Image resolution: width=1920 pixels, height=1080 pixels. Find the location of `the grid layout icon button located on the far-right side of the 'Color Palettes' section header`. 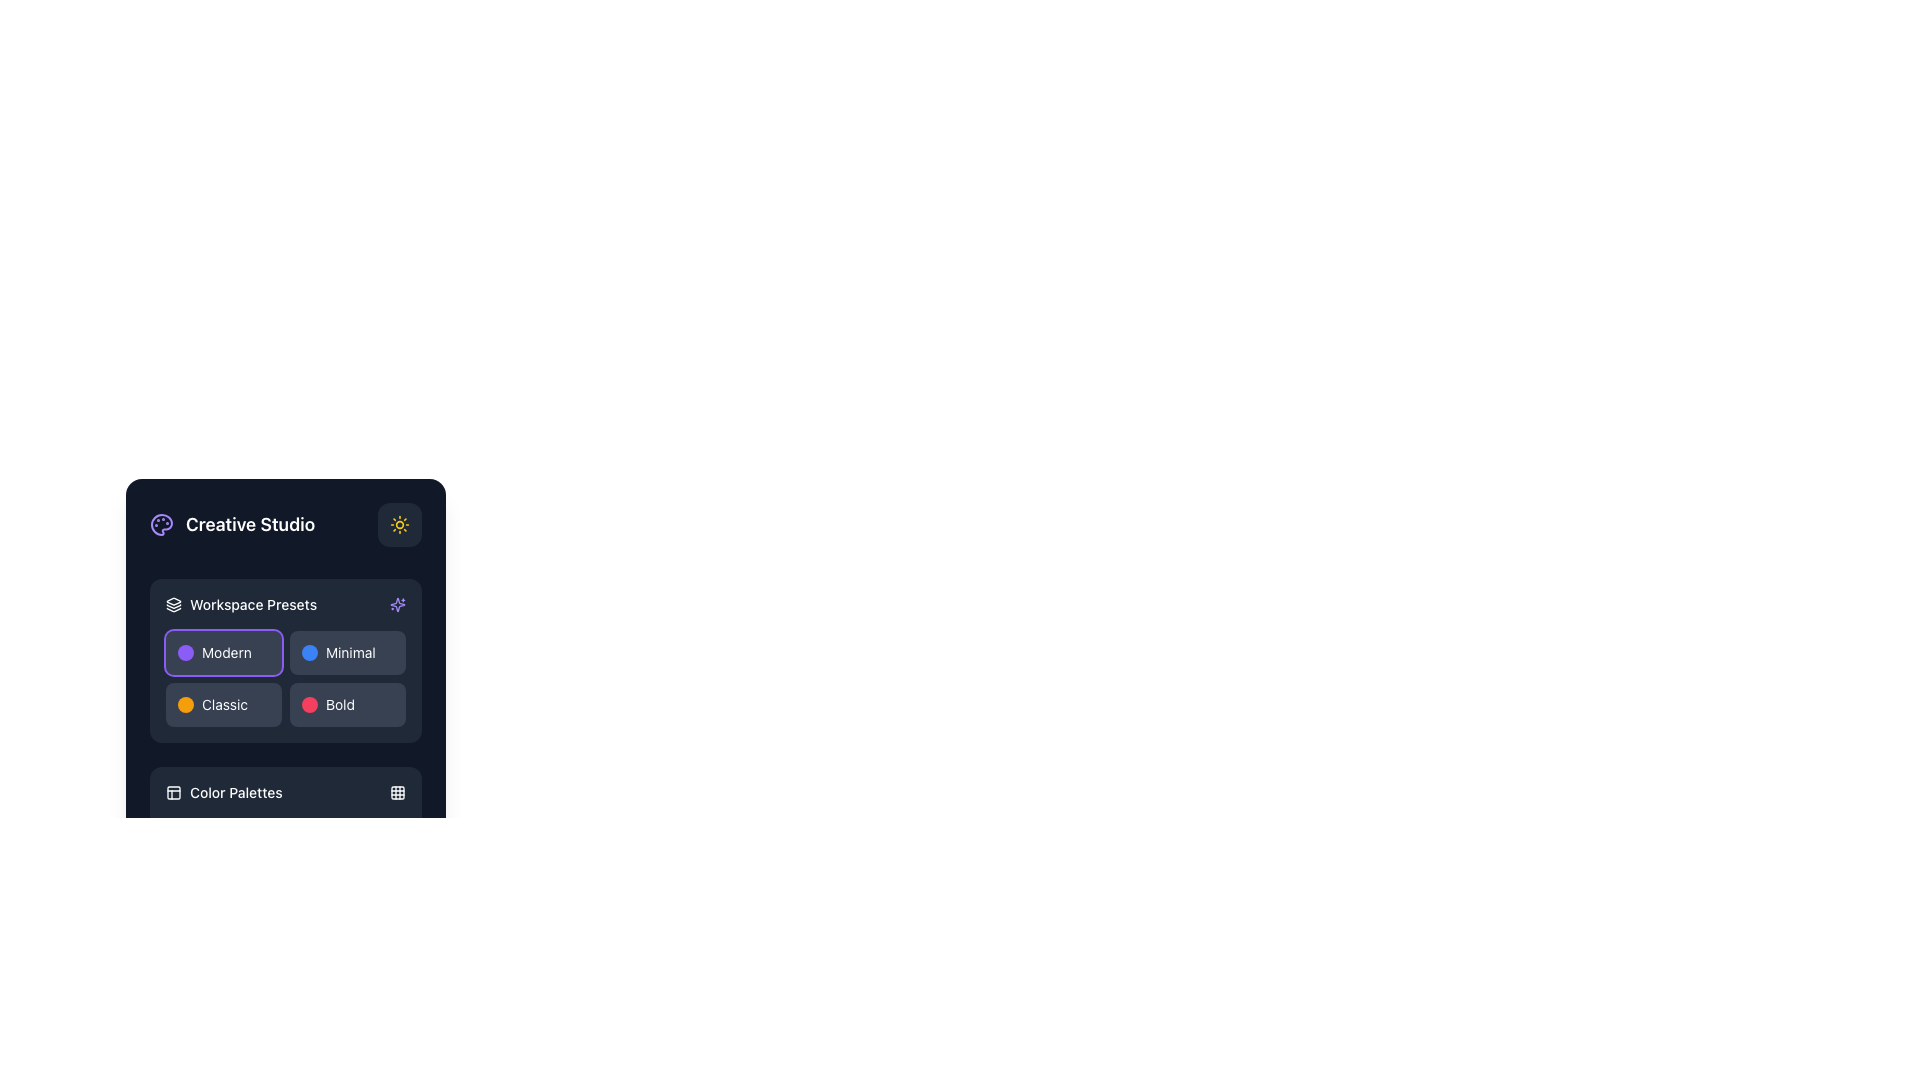

the grid layout icon button located on the far-right side of the 'Color Palettes' section header is located at coordinates (398, 792).